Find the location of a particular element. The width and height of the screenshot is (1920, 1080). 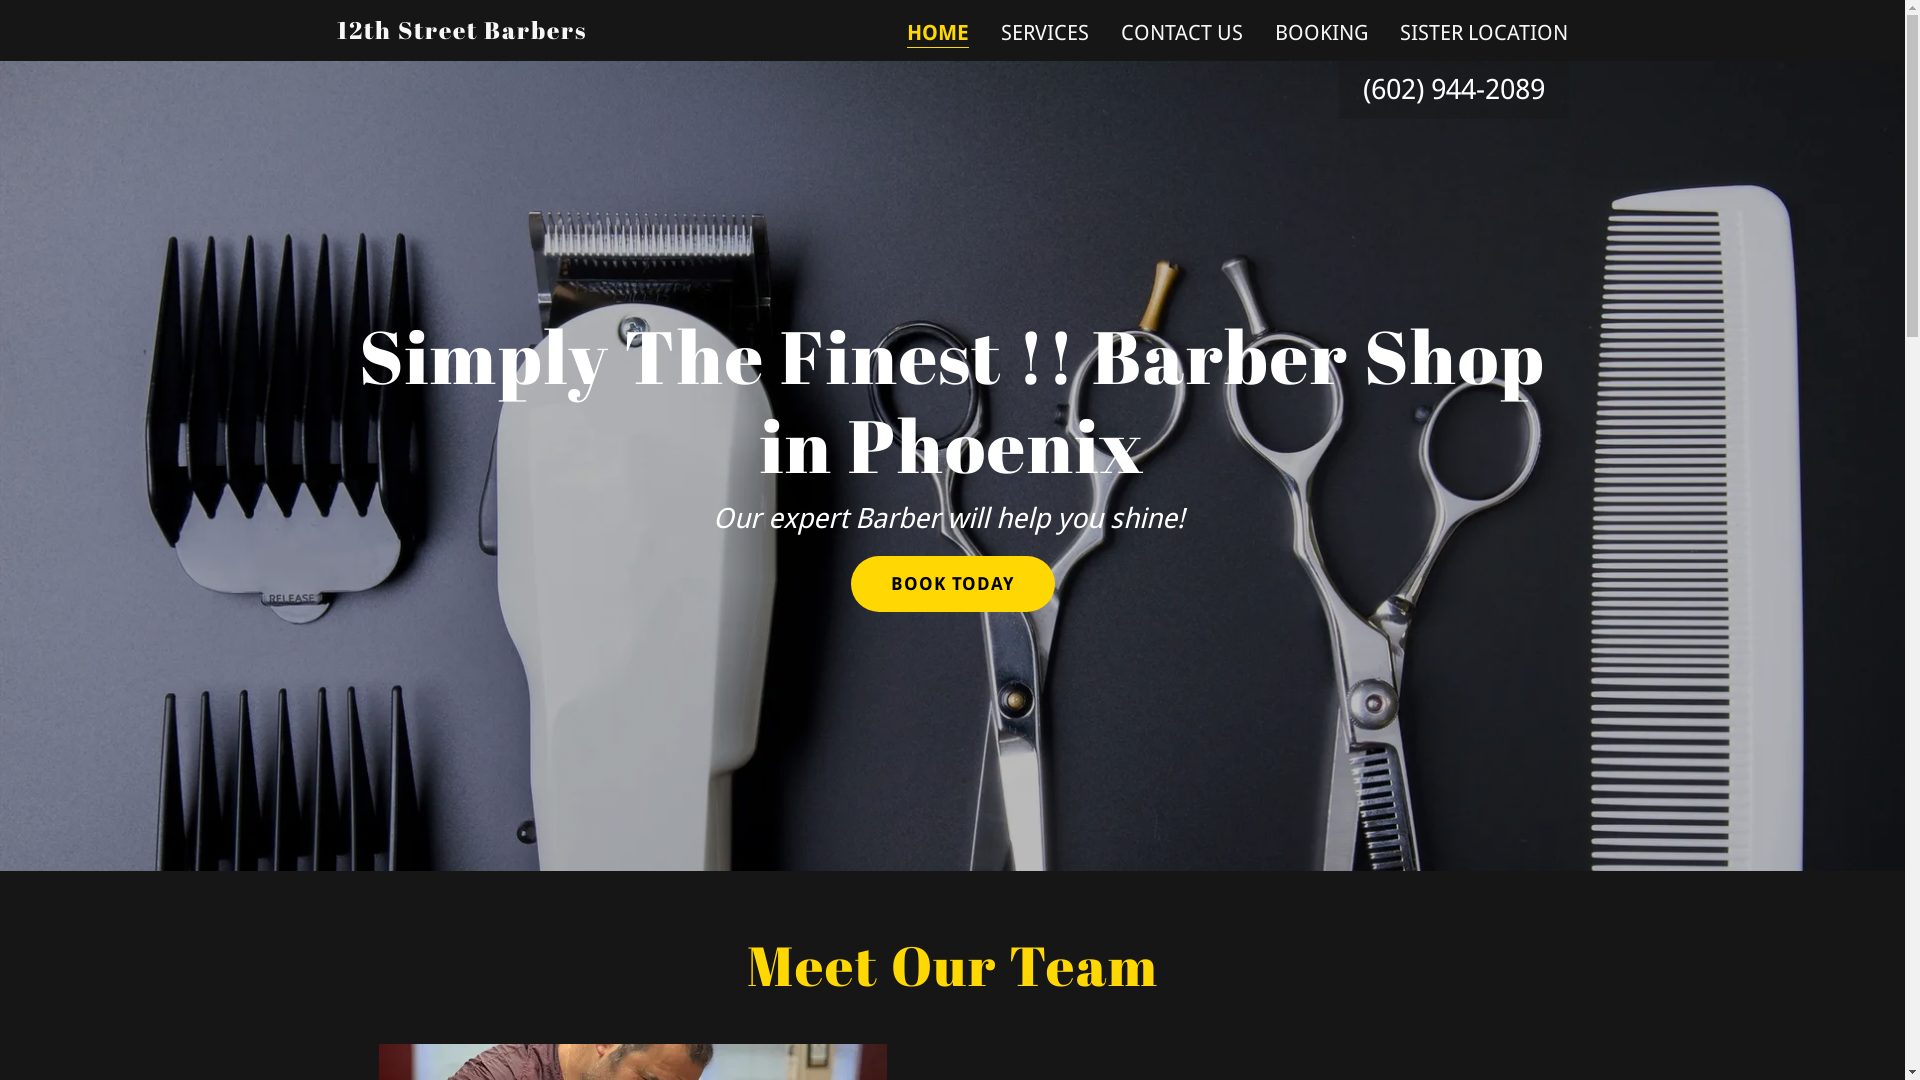

'CONTACT US' is located at coordinates (1181, 33).